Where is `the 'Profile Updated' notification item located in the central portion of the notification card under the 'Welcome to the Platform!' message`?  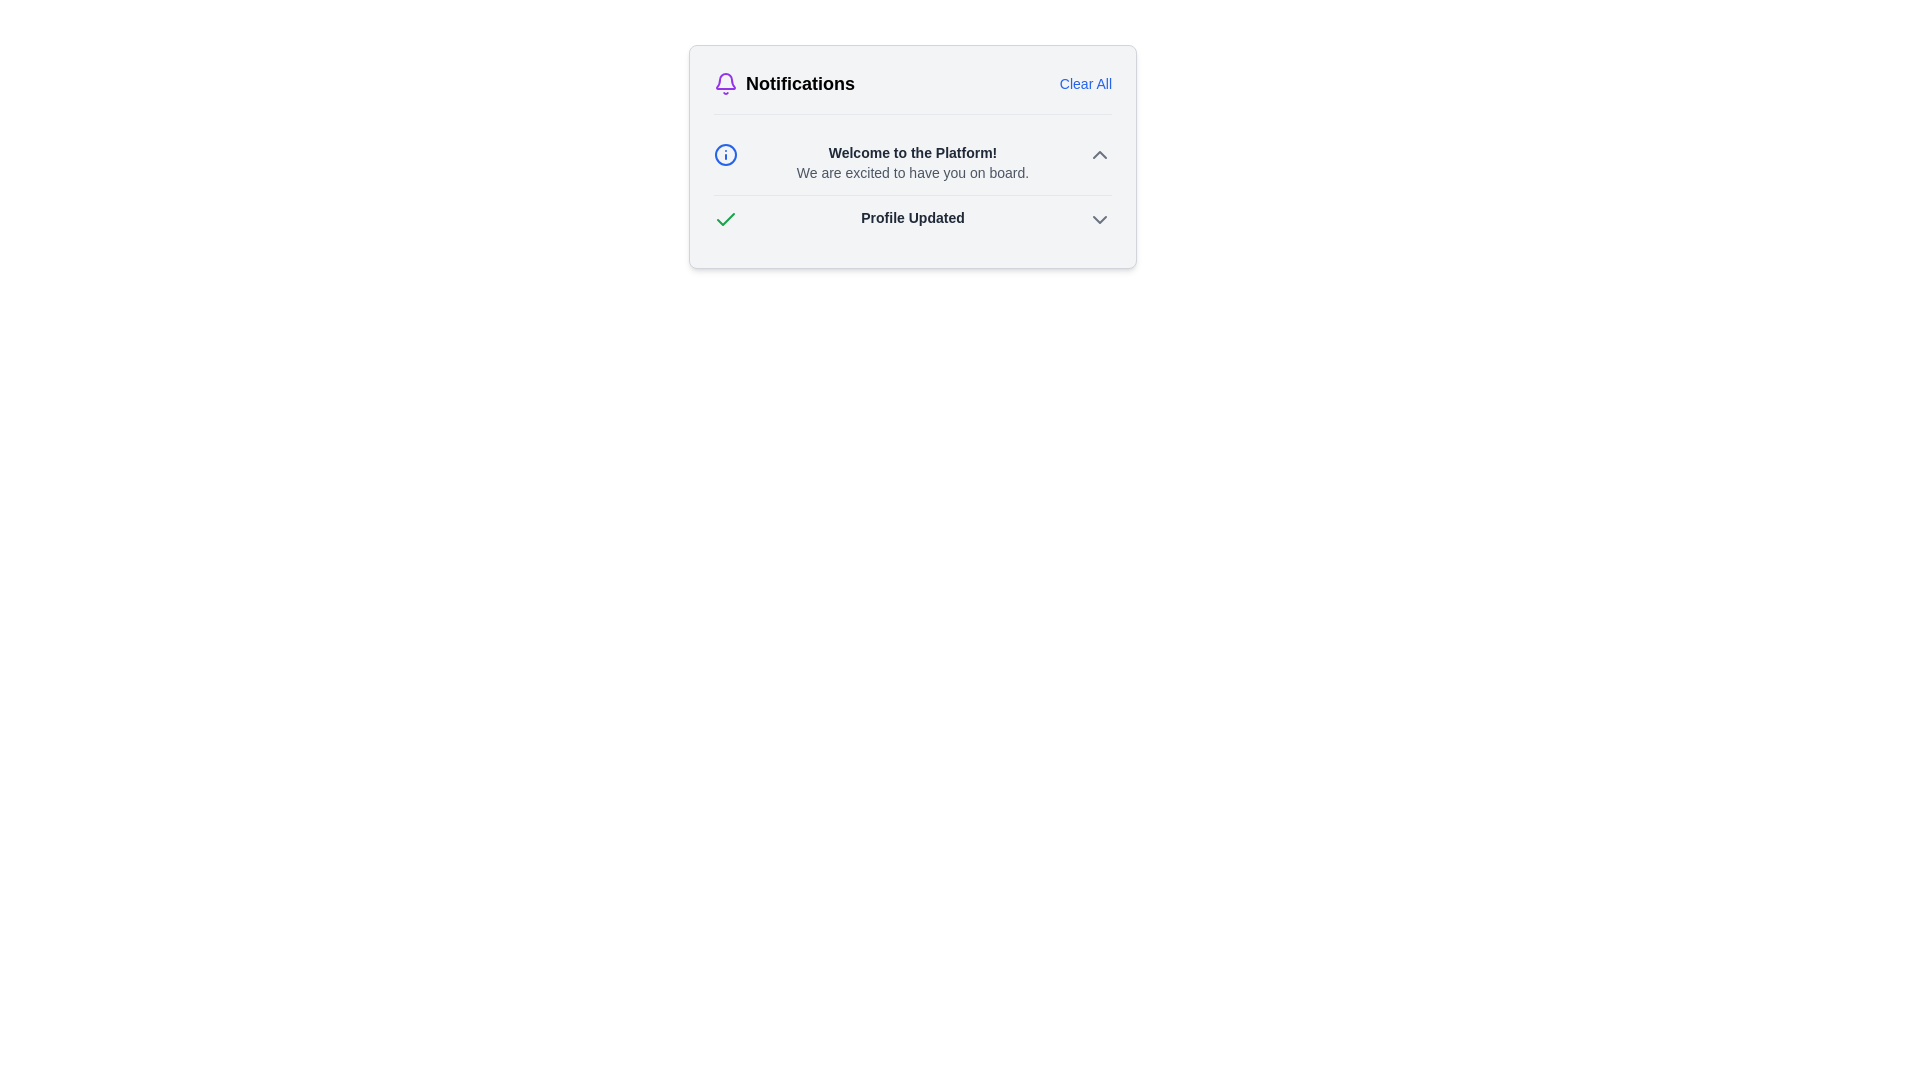
the 'Profile Updated' notification item located in the central portion of the notification card under the 'Welcome to the Platform!' message is located at coordinates (911, 219).